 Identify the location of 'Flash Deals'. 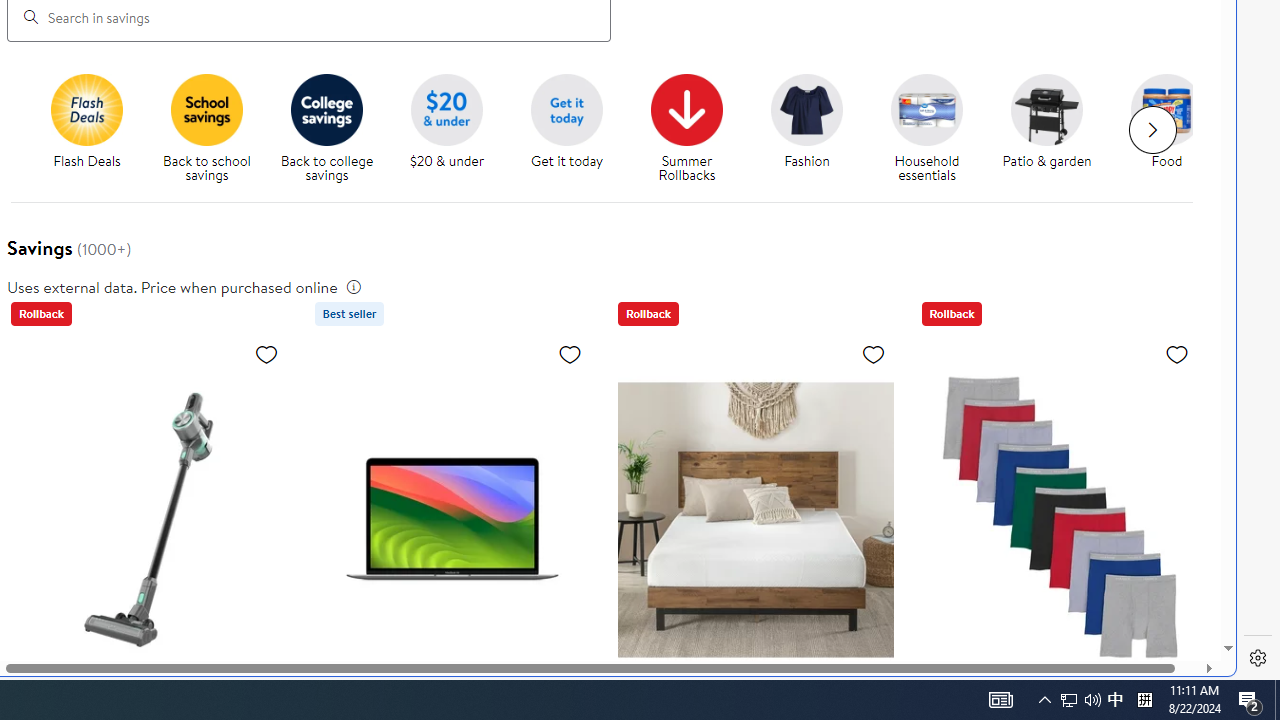
(93, 129).